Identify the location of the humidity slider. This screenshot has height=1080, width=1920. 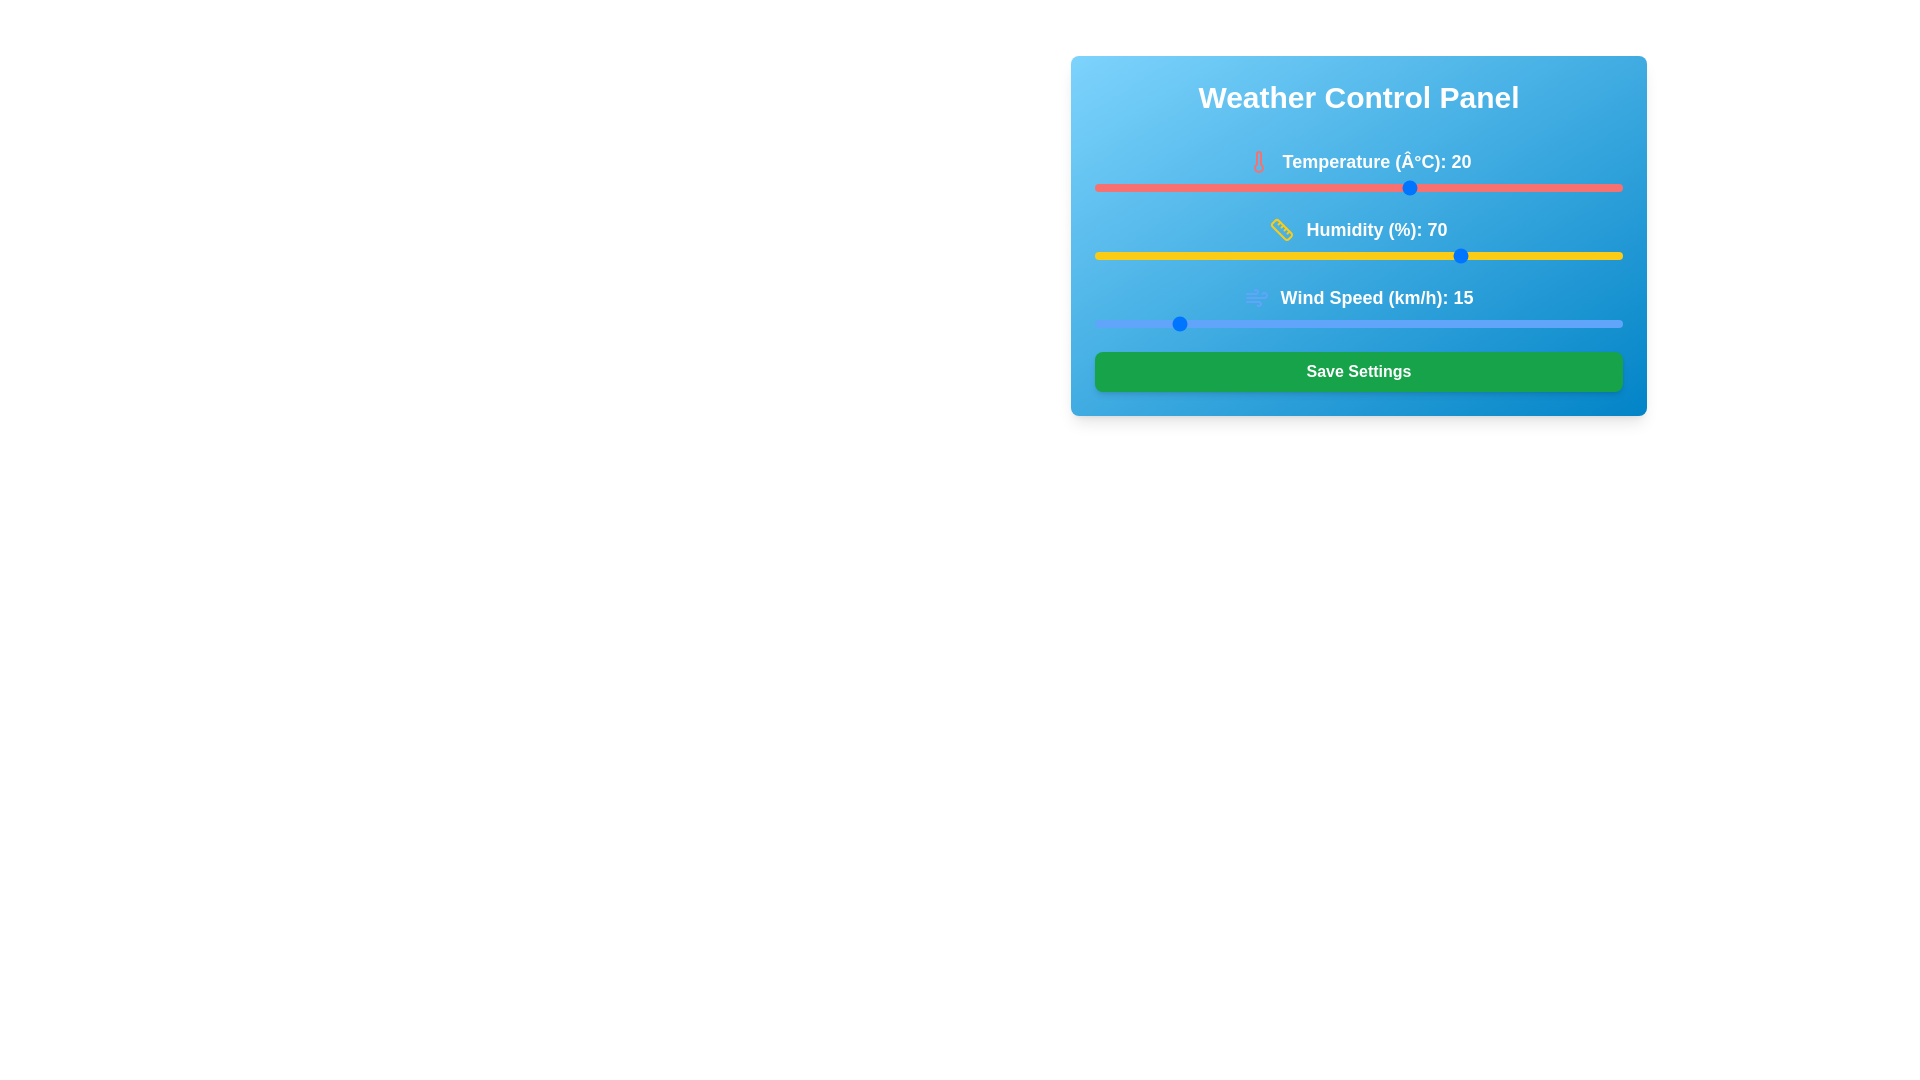
(1337, 254).